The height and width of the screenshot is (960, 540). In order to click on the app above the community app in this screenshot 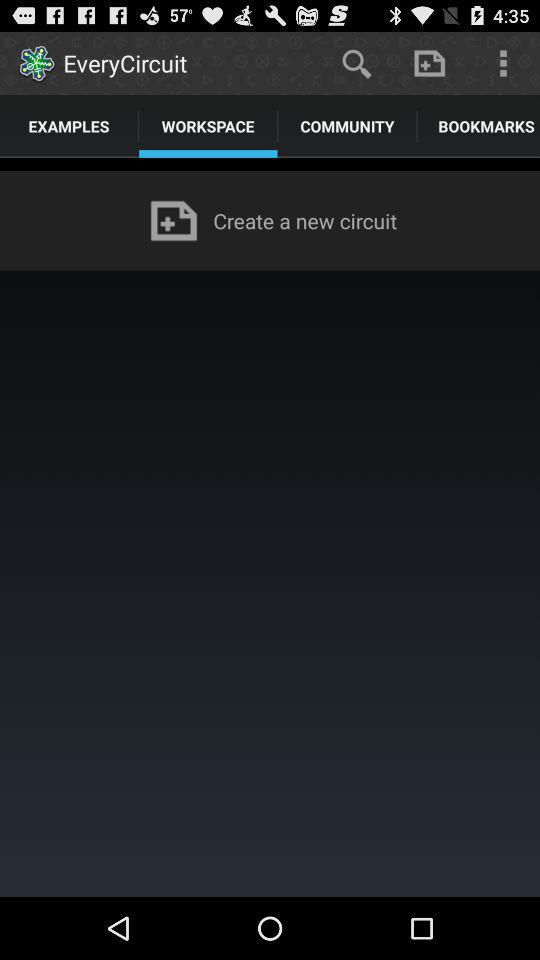, I will do `click(355, 62)`.